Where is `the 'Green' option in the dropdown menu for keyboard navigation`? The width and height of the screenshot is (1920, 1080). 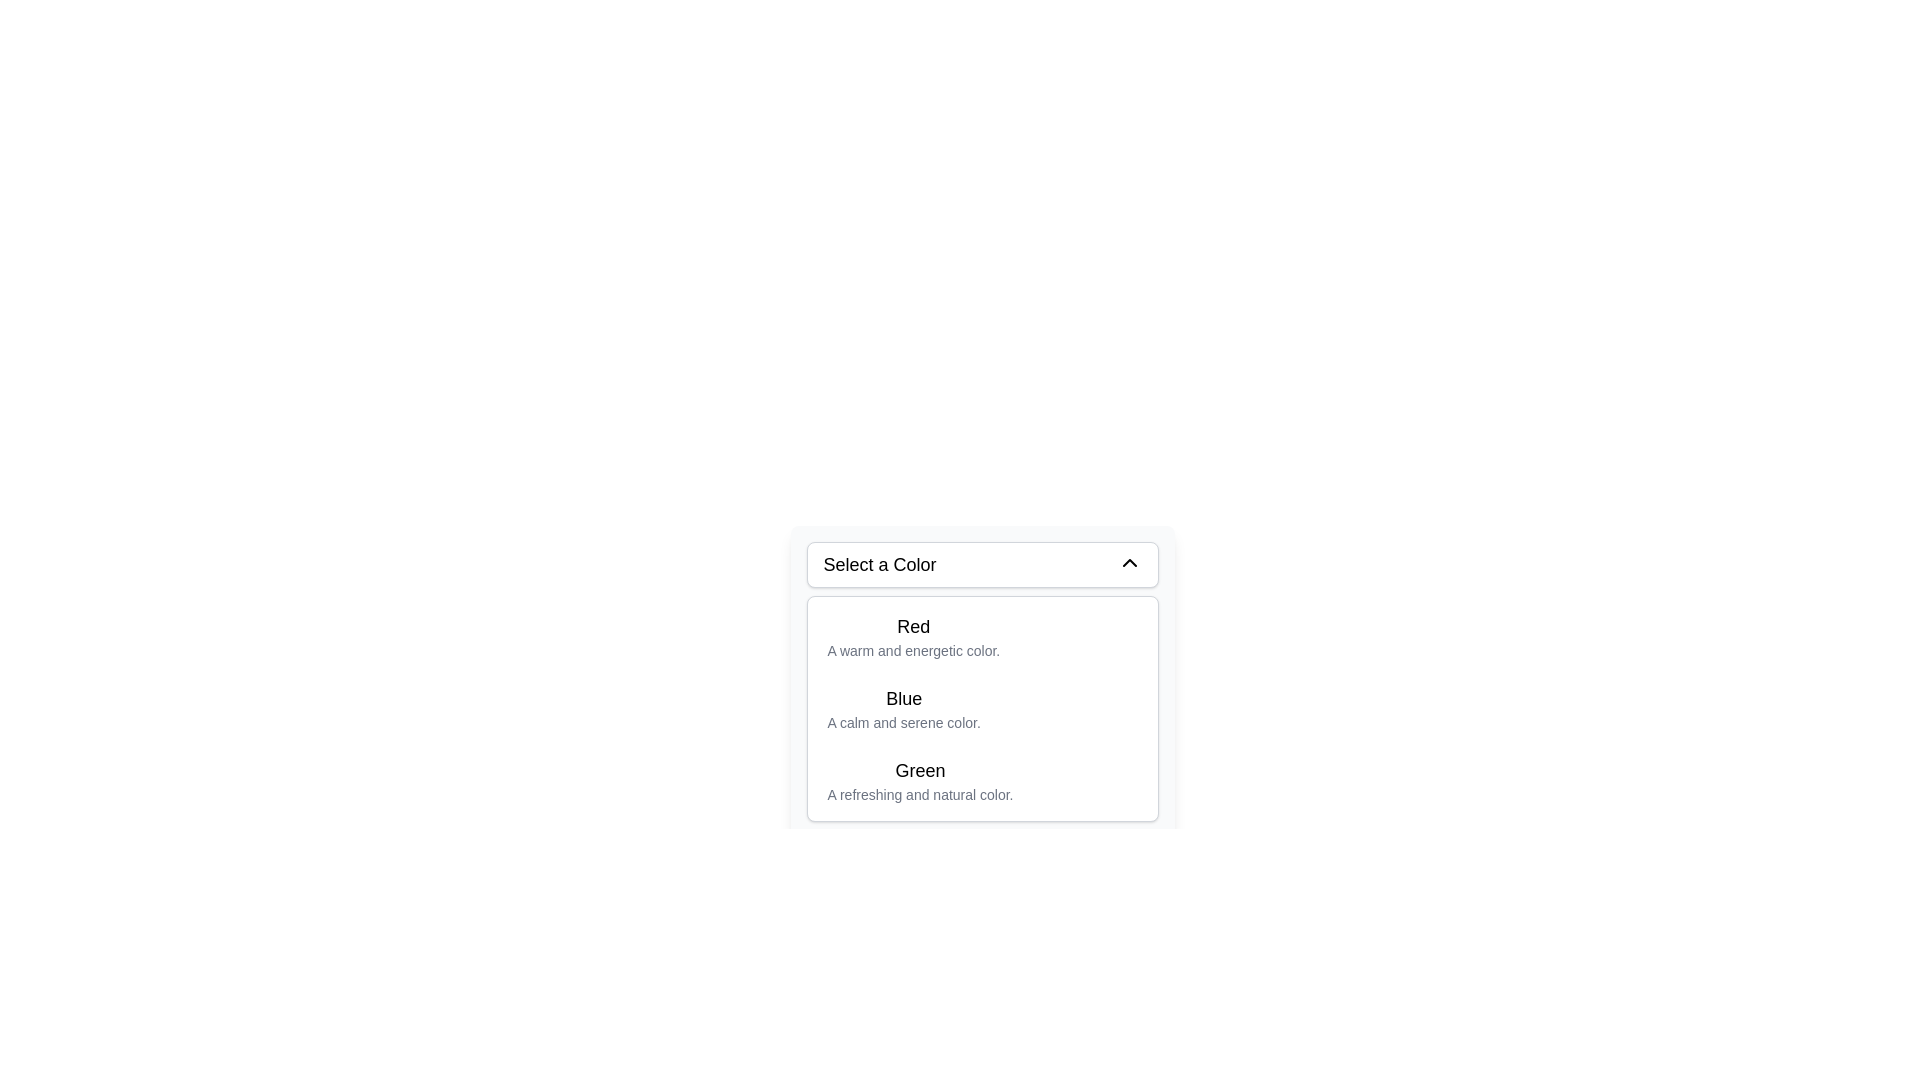 the 'Green' option in the dropdown menu for keyboard navigation is located at coordinates (982, 779).